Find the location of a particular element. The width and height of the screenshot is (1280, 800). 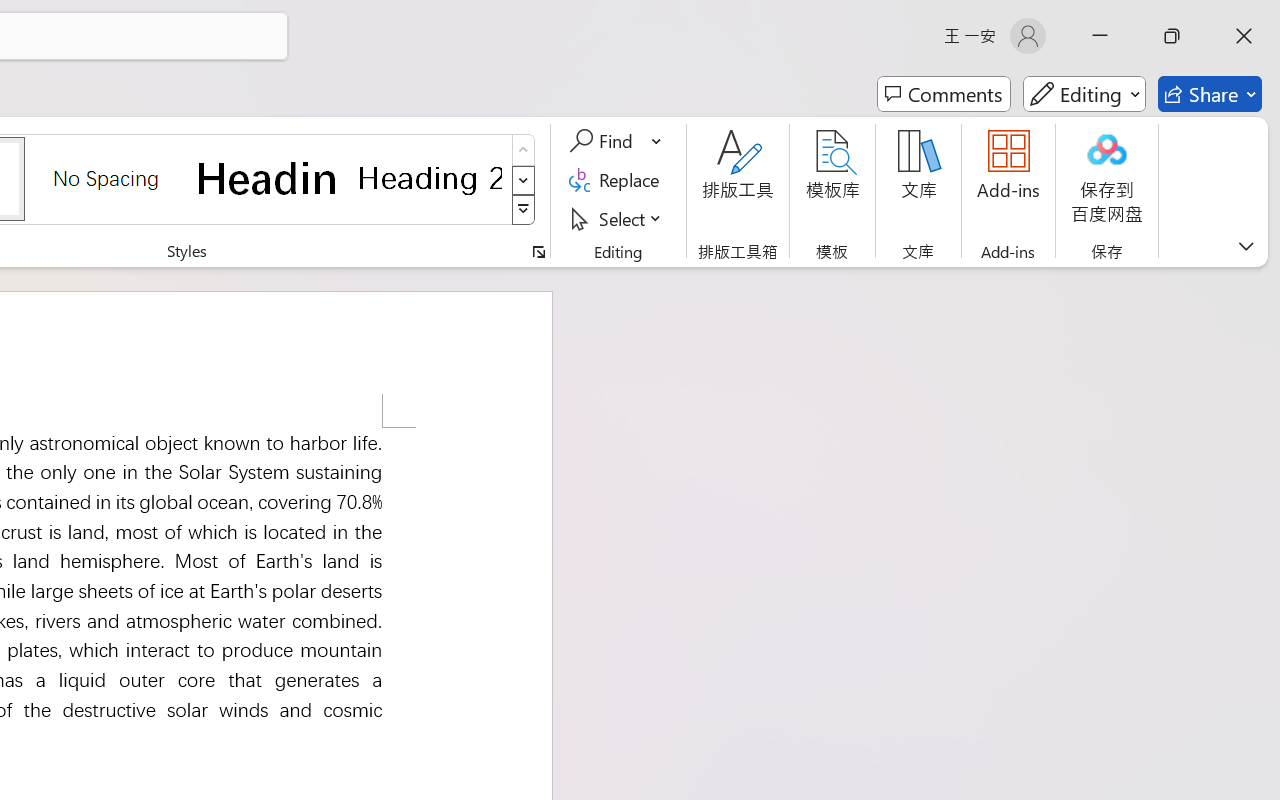

'Styles' is located at coordinates (523, 210).